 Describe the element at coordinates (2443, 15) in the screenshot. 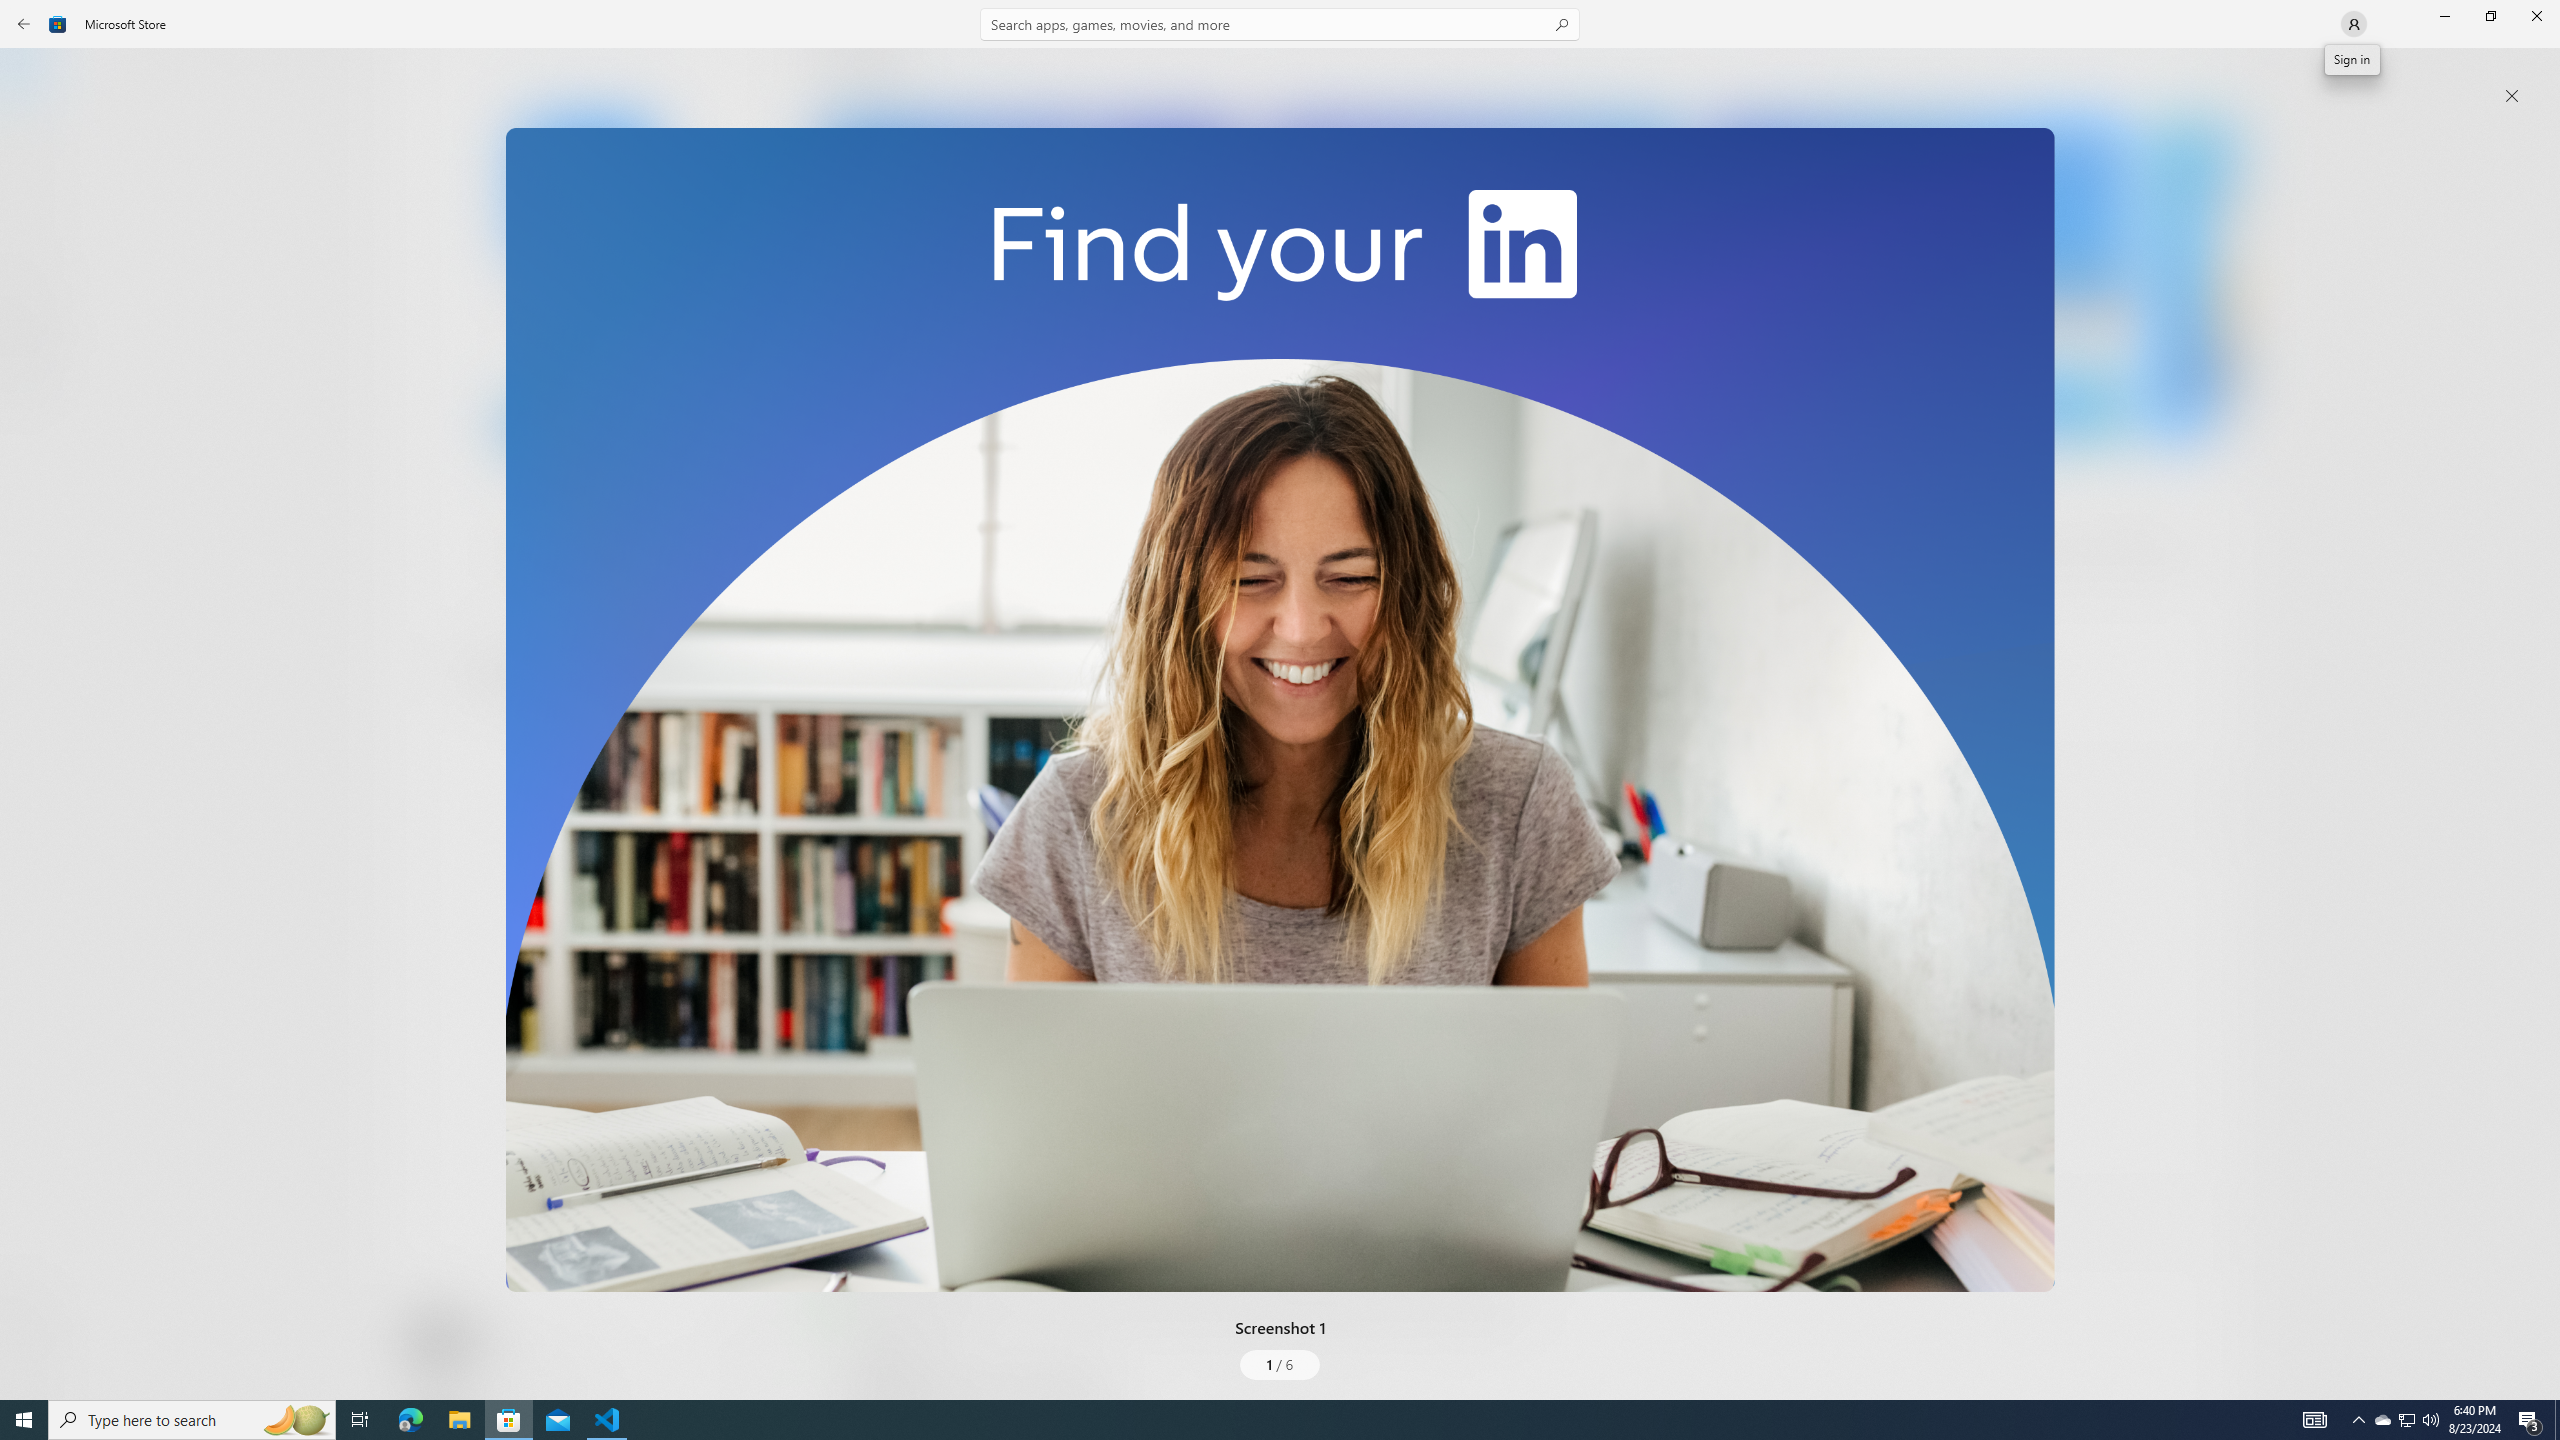

I see `'Minimize Microsoft Store'` at that location.